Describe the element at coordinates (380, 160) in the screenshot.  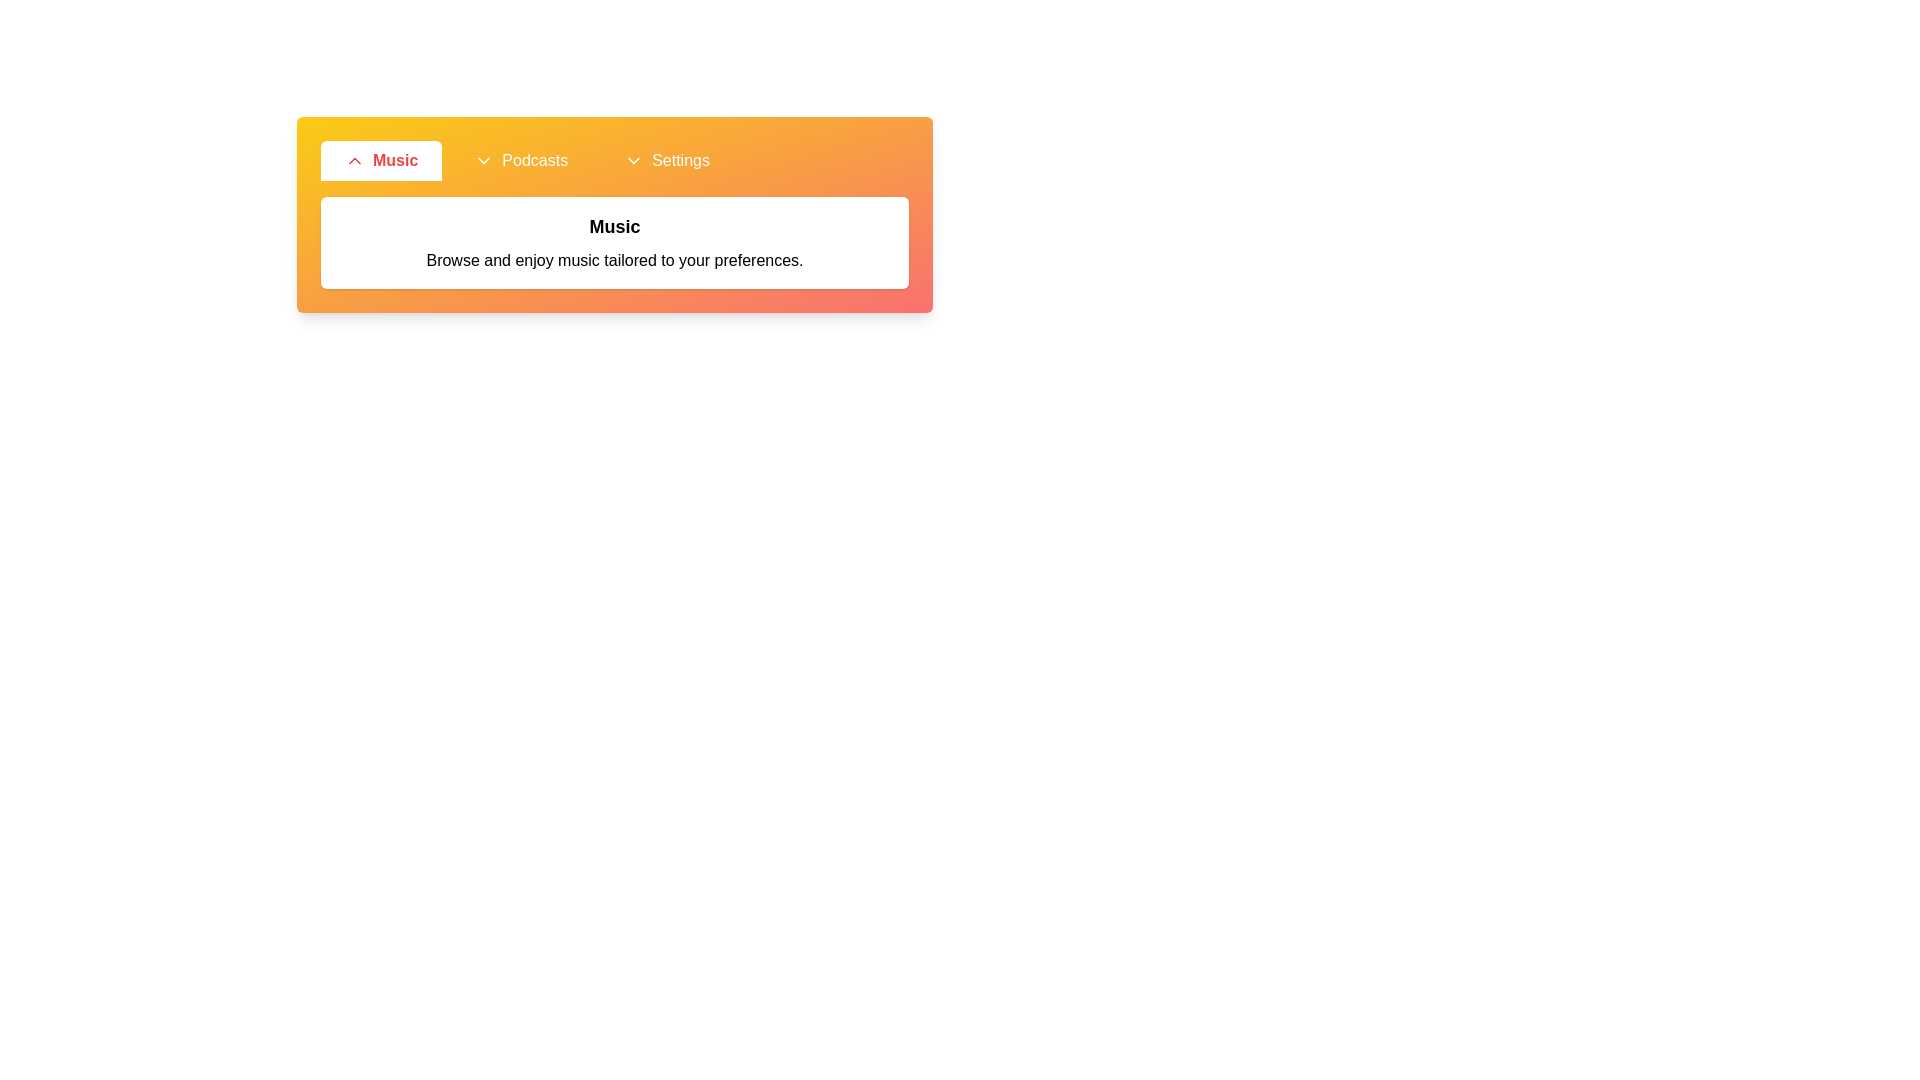
I see `the Music tab` at that location.